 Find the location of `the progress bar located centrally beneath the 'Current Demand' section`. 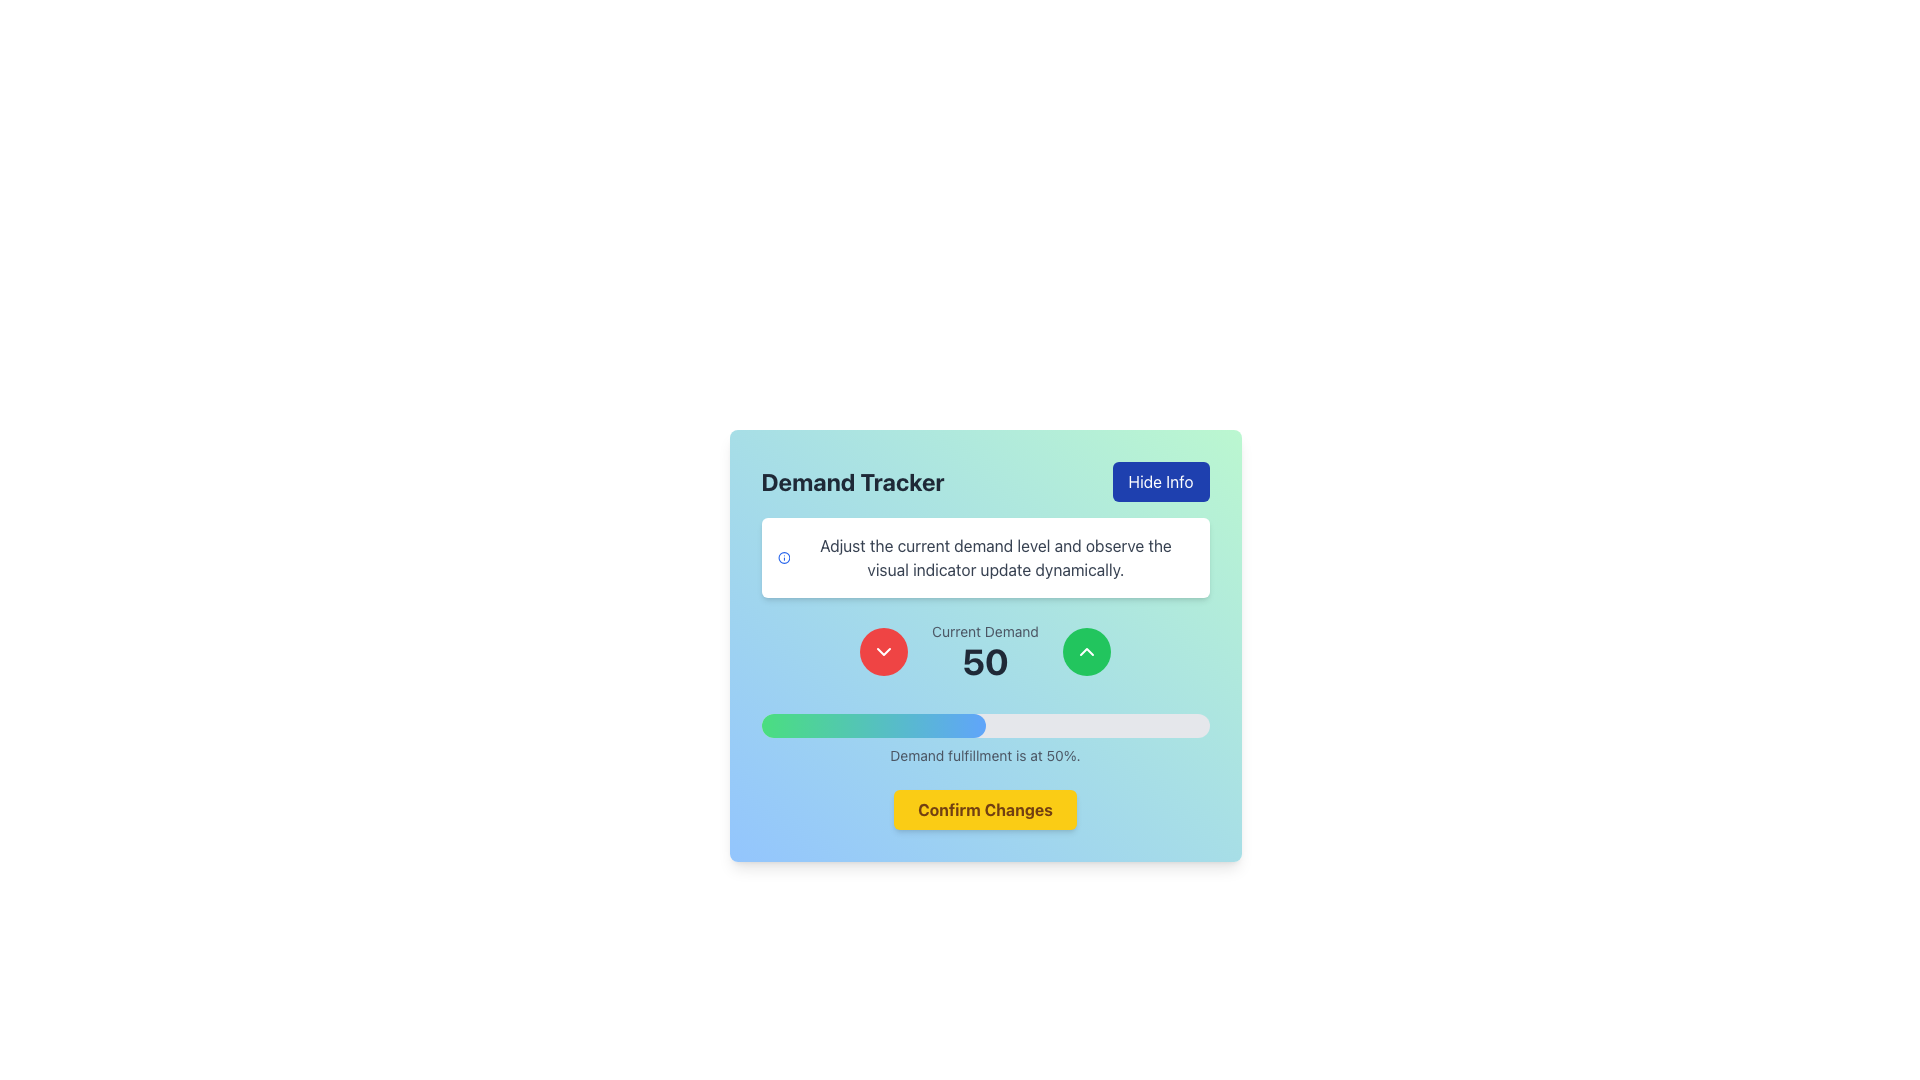

the progress bar located centrally beneath the 'Current Demand' section is located at coordinates (985, 740).